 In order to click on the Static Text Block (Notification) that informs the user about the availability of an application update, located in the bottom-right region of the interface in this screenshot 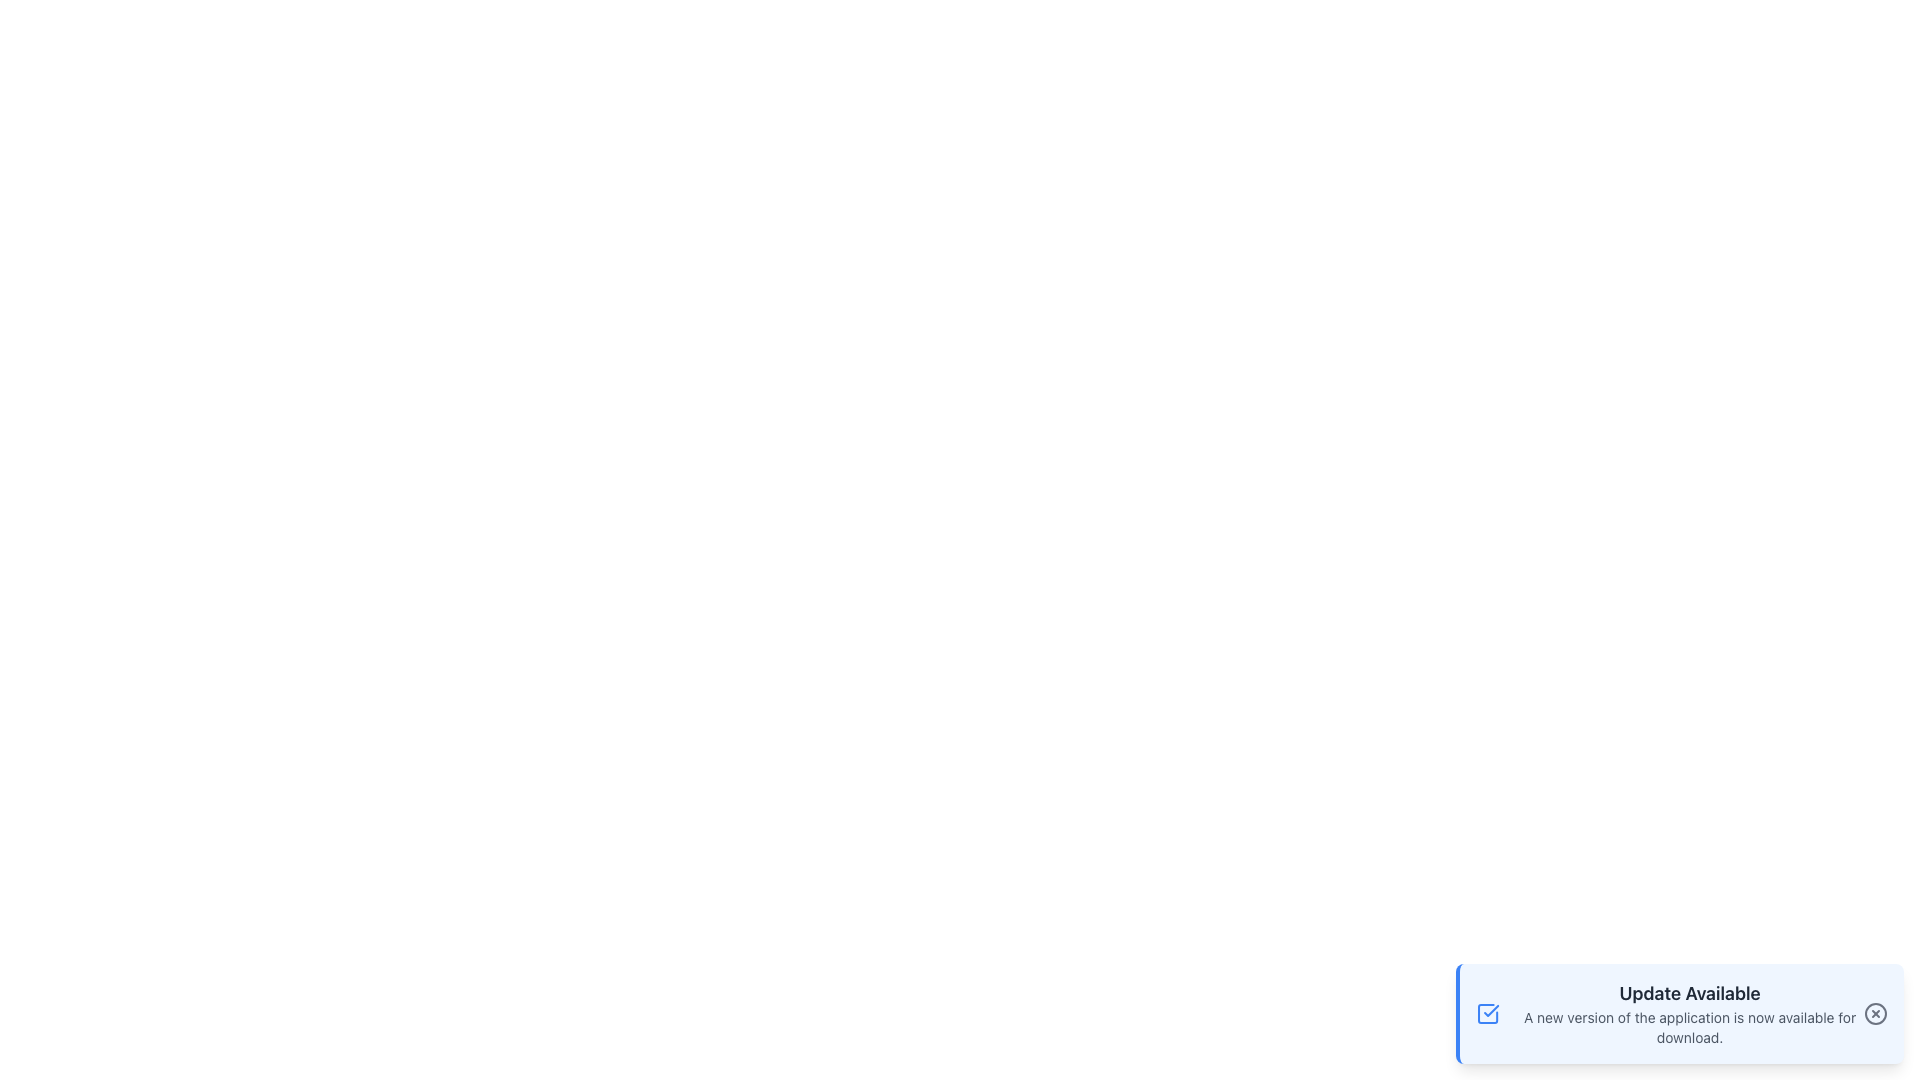, I will do `click(1689, 1014)`.